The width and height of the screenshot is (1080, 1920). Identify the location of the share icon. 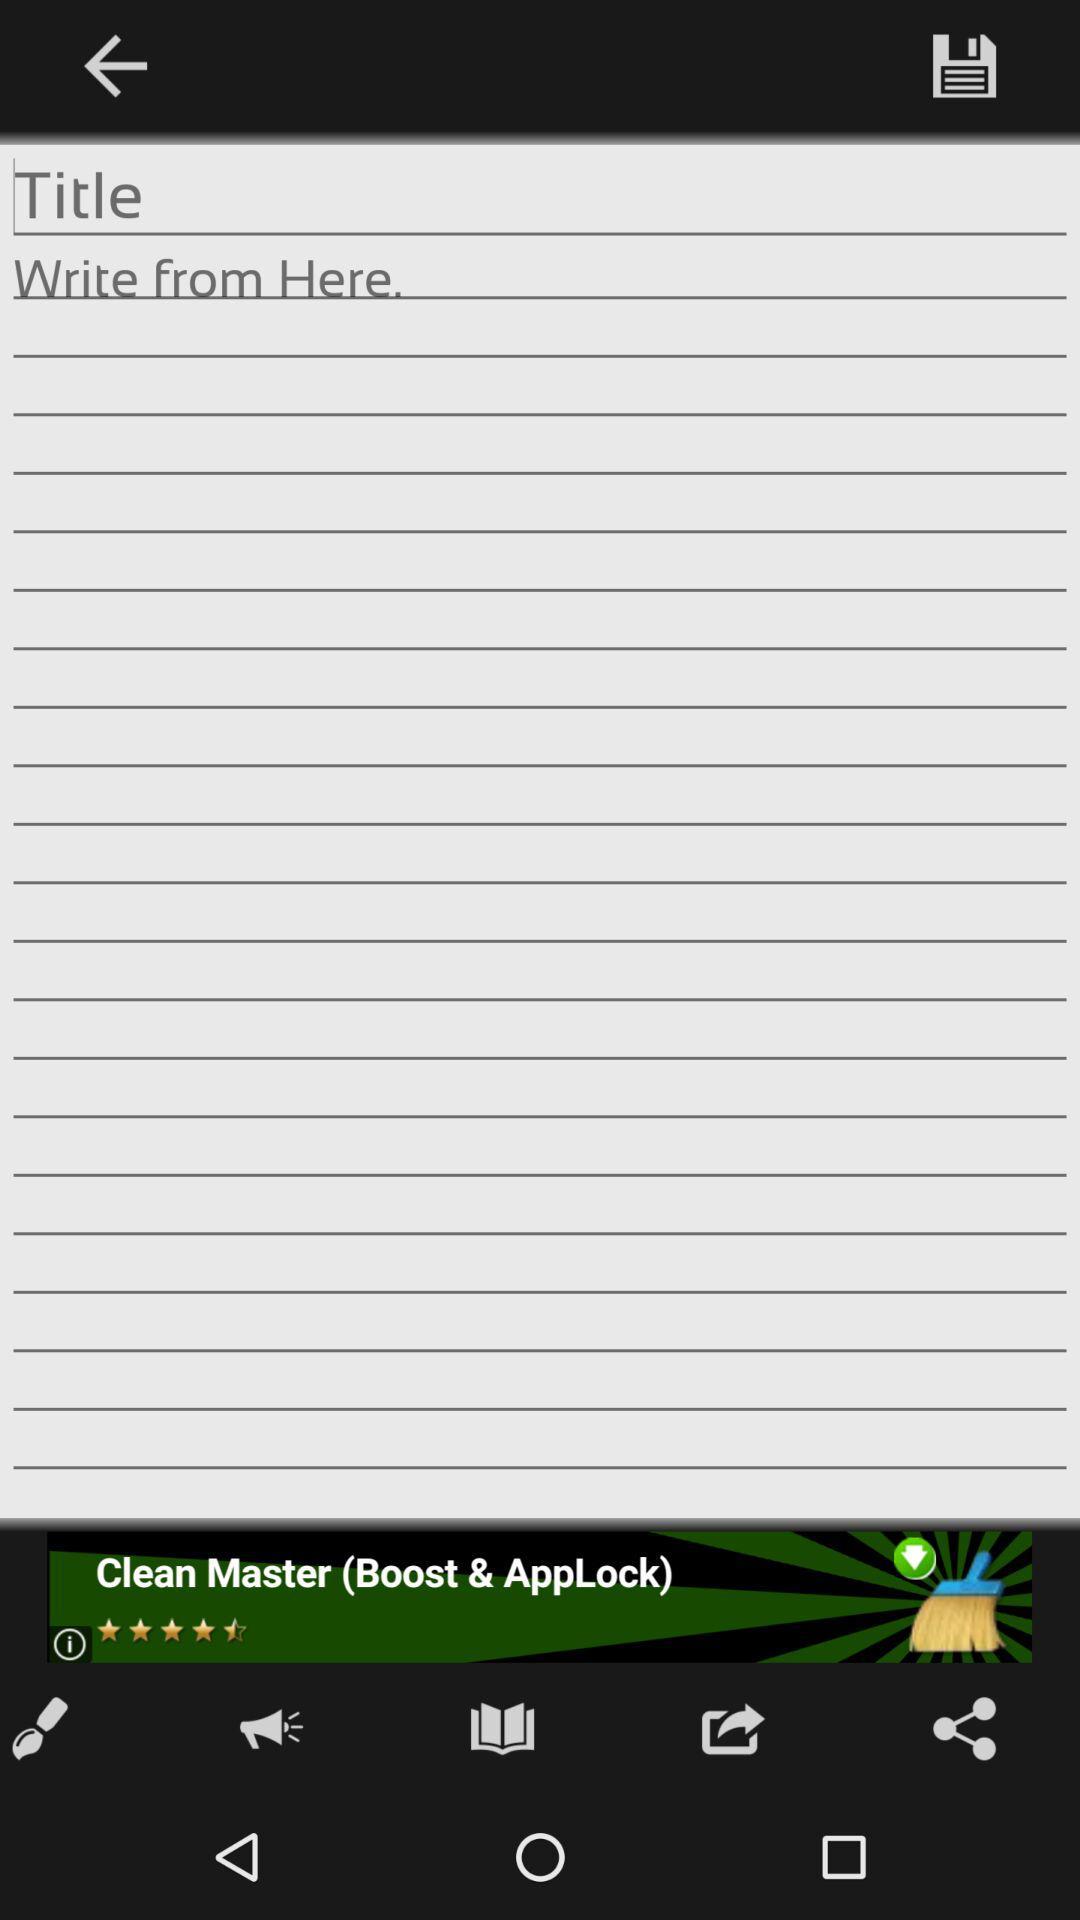
(963, 1727).